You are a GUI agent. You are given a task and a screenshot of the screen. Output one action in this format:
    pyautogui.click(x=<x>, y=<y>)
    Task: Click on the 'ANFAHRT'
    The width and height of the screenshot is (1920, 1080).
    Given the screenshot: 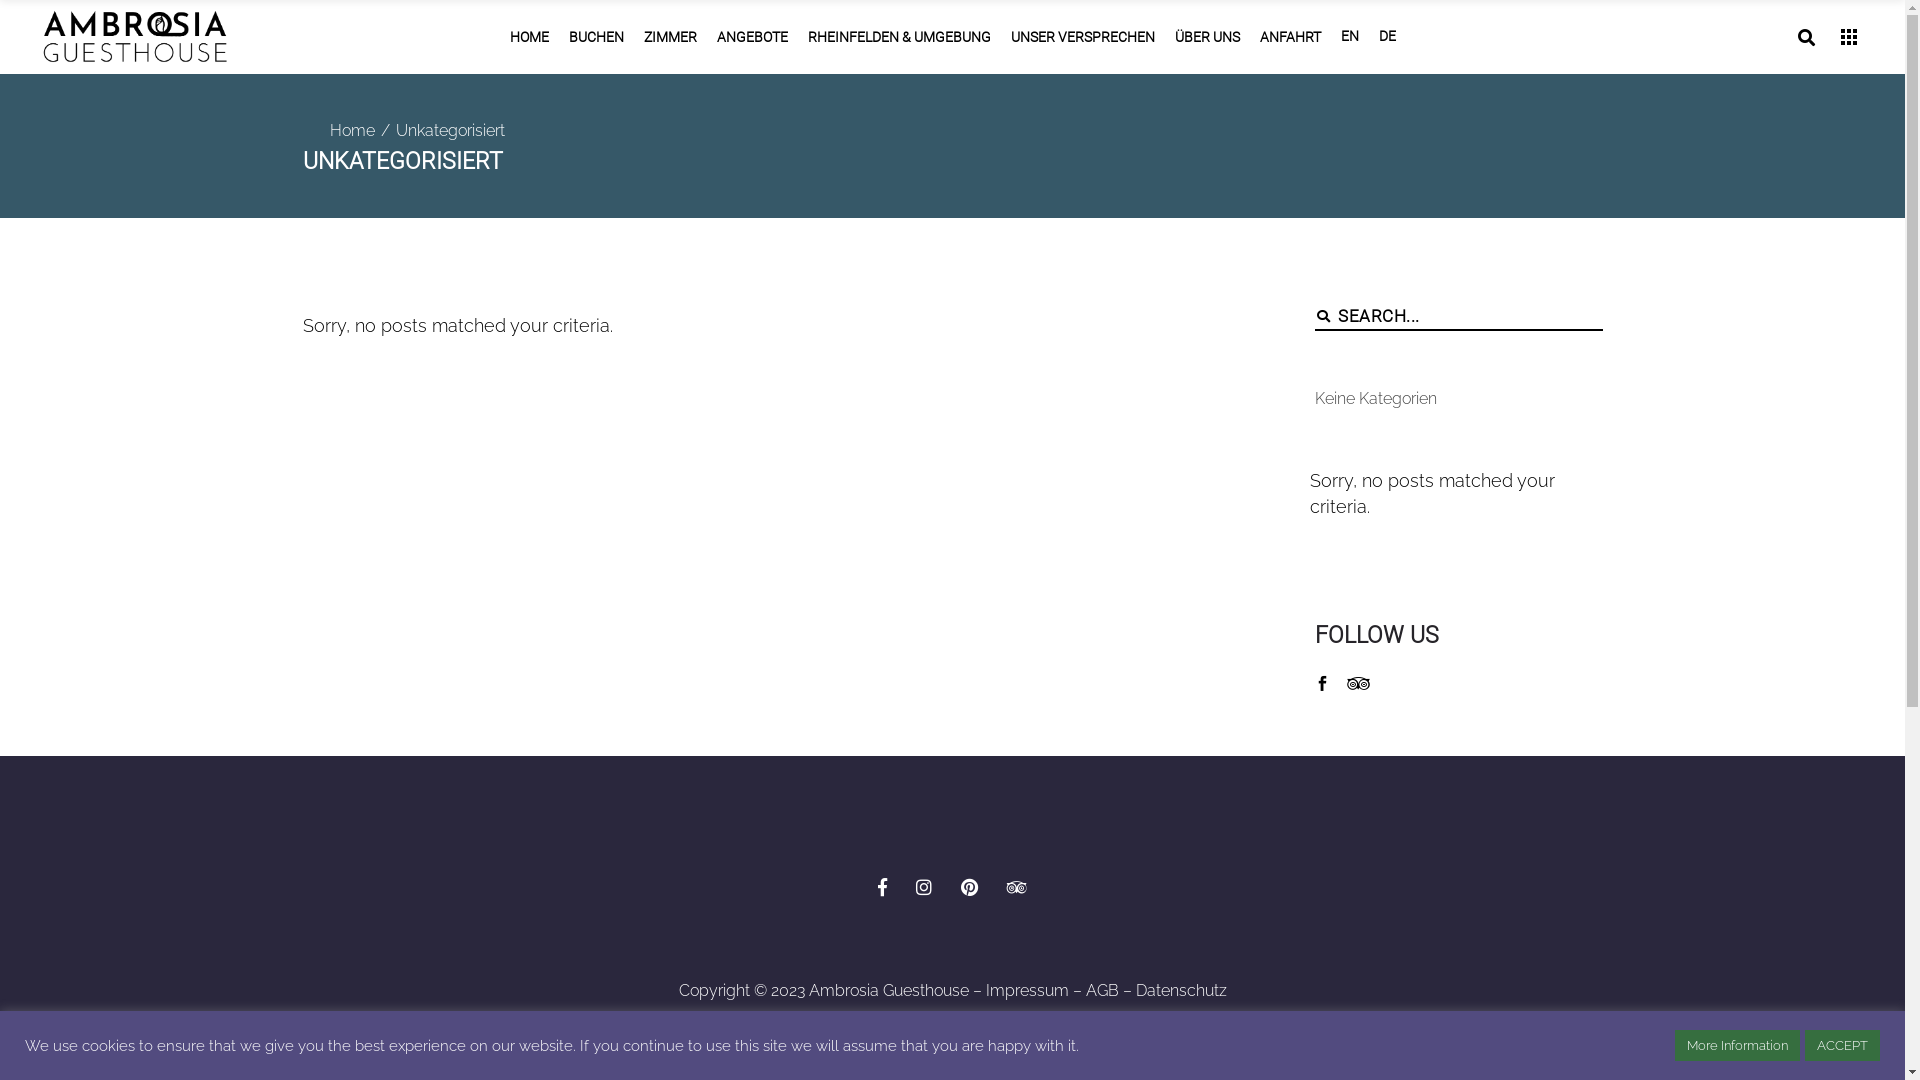 What is the action you would take?
    pyautogui.click(x=1290, y=37)
    